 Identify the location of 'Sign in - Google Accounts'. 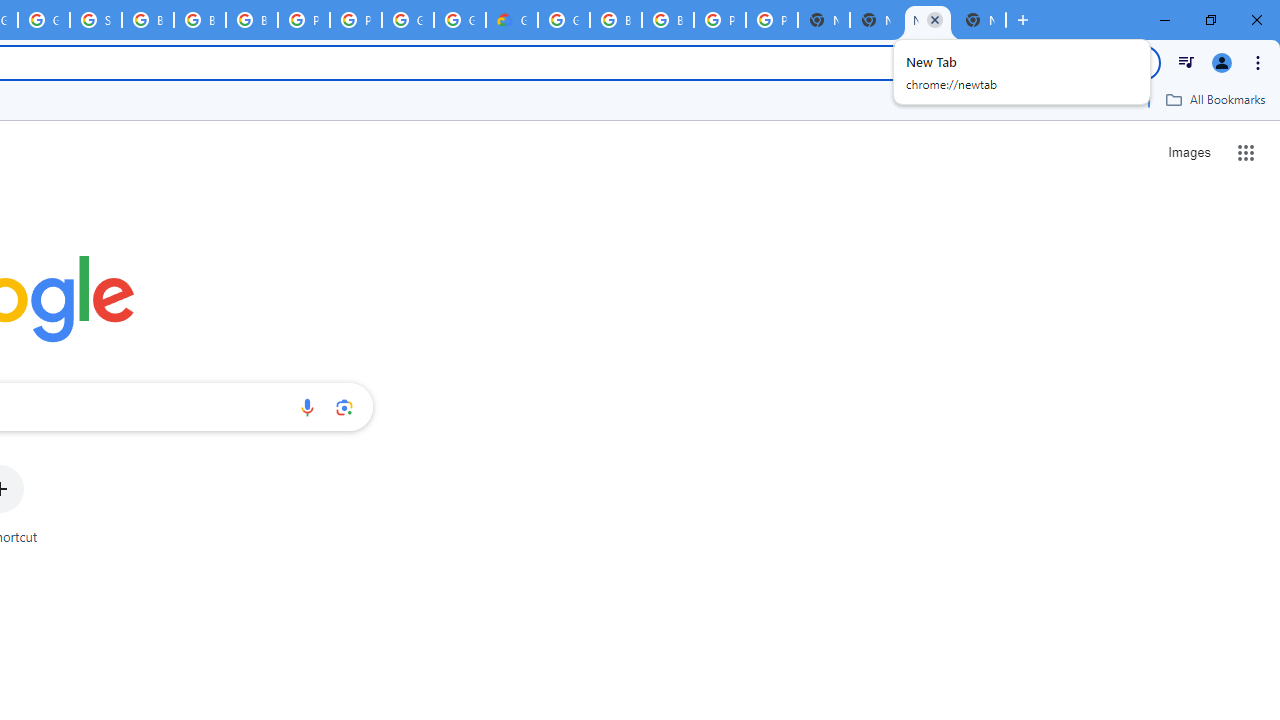
(95, 20).